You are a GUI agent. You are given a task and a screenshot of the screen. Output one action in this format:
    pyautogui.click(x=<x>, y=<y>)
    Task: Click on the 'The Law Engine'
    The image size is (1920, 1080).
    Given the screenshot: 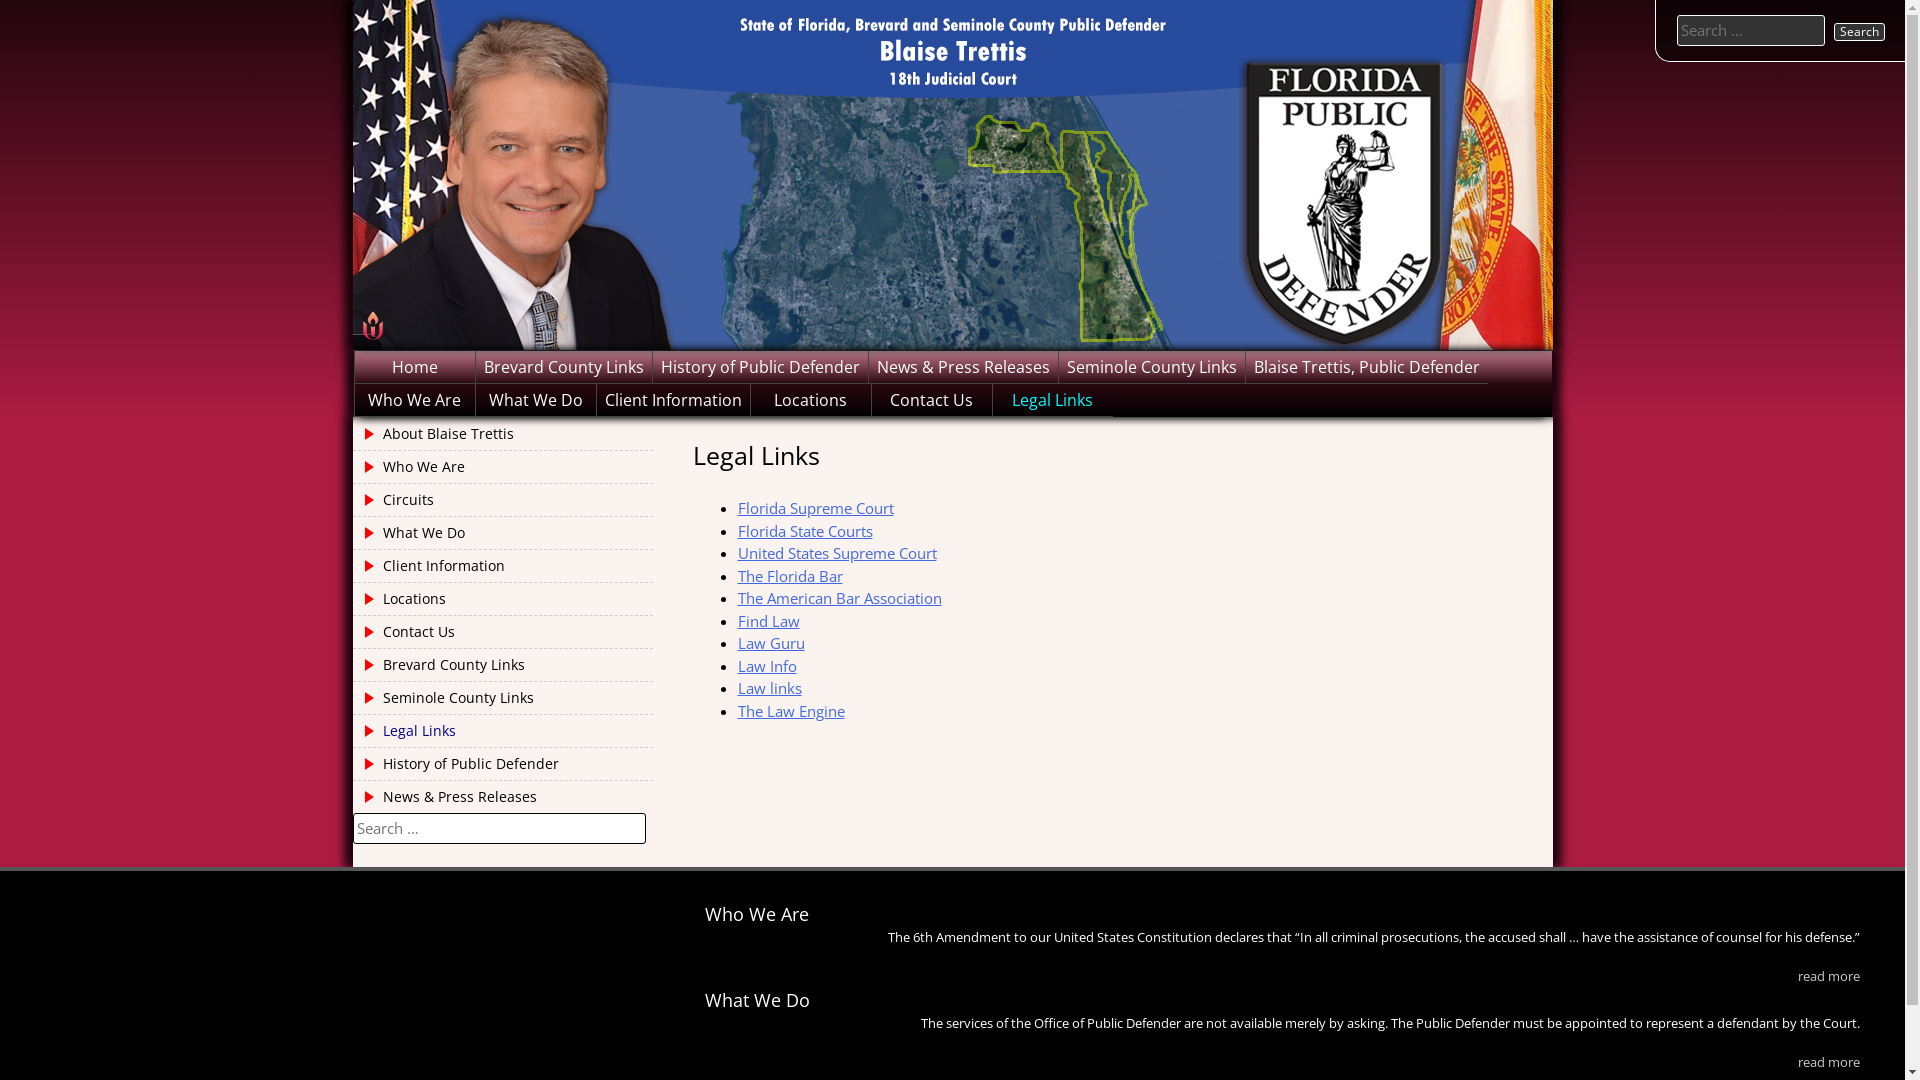 What is the action you would take?
    pyautogui.click(x=737, y=708)
    